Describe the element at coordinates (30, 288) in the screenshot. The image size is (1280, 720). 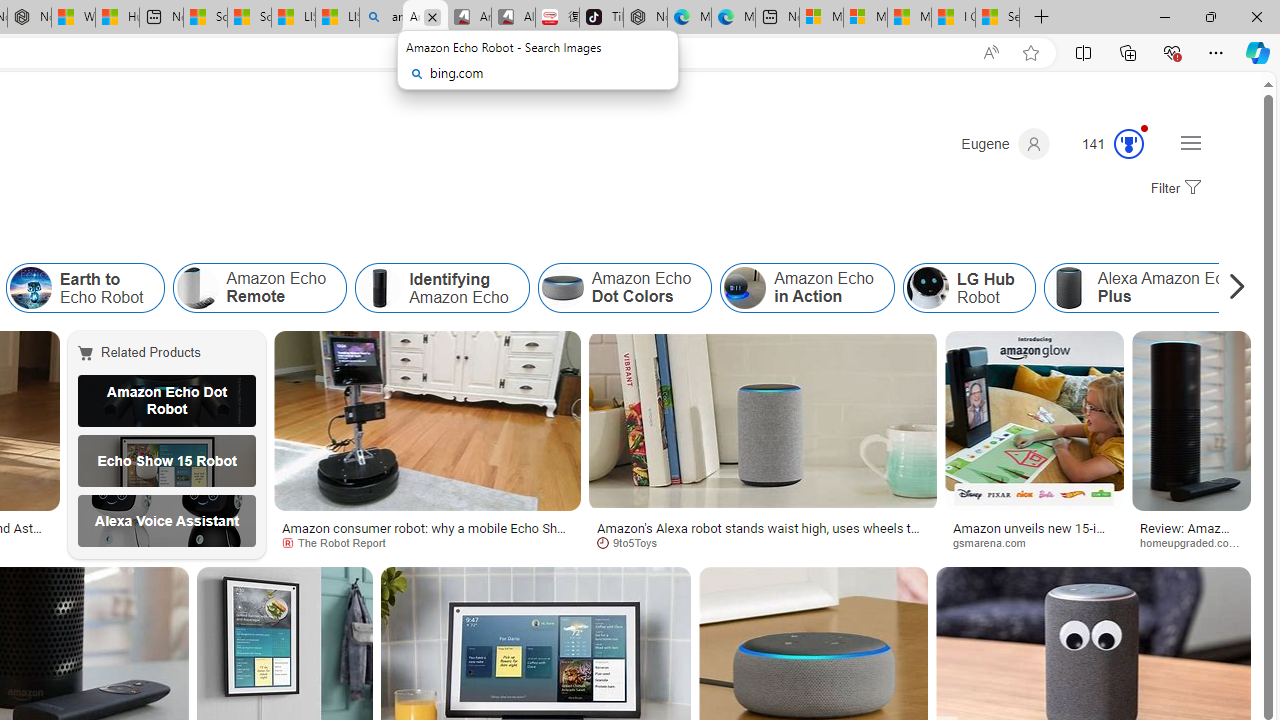
I see `'Earth to Echo Robot'` at that location.